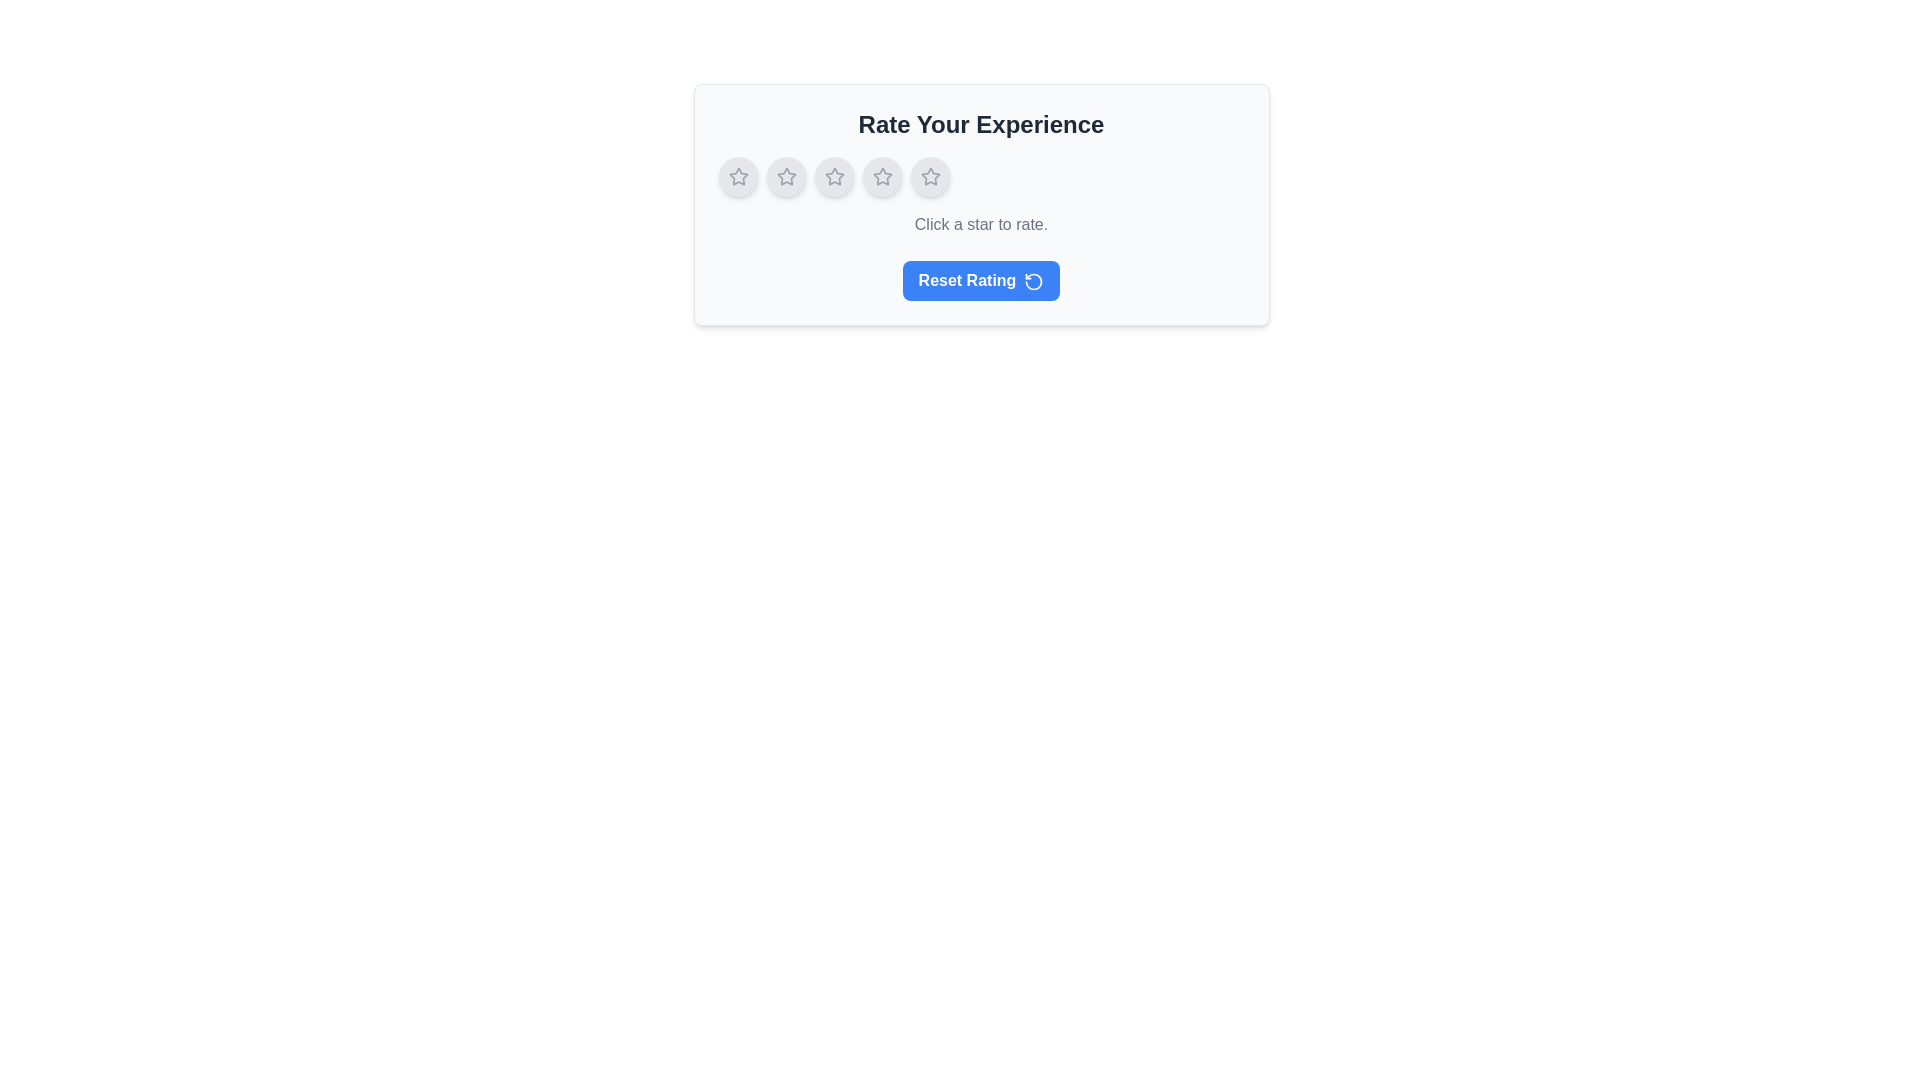  Describe the element at coordinates (785, 176) in the screenshot. I see `the star icon within the circular button` at that location.